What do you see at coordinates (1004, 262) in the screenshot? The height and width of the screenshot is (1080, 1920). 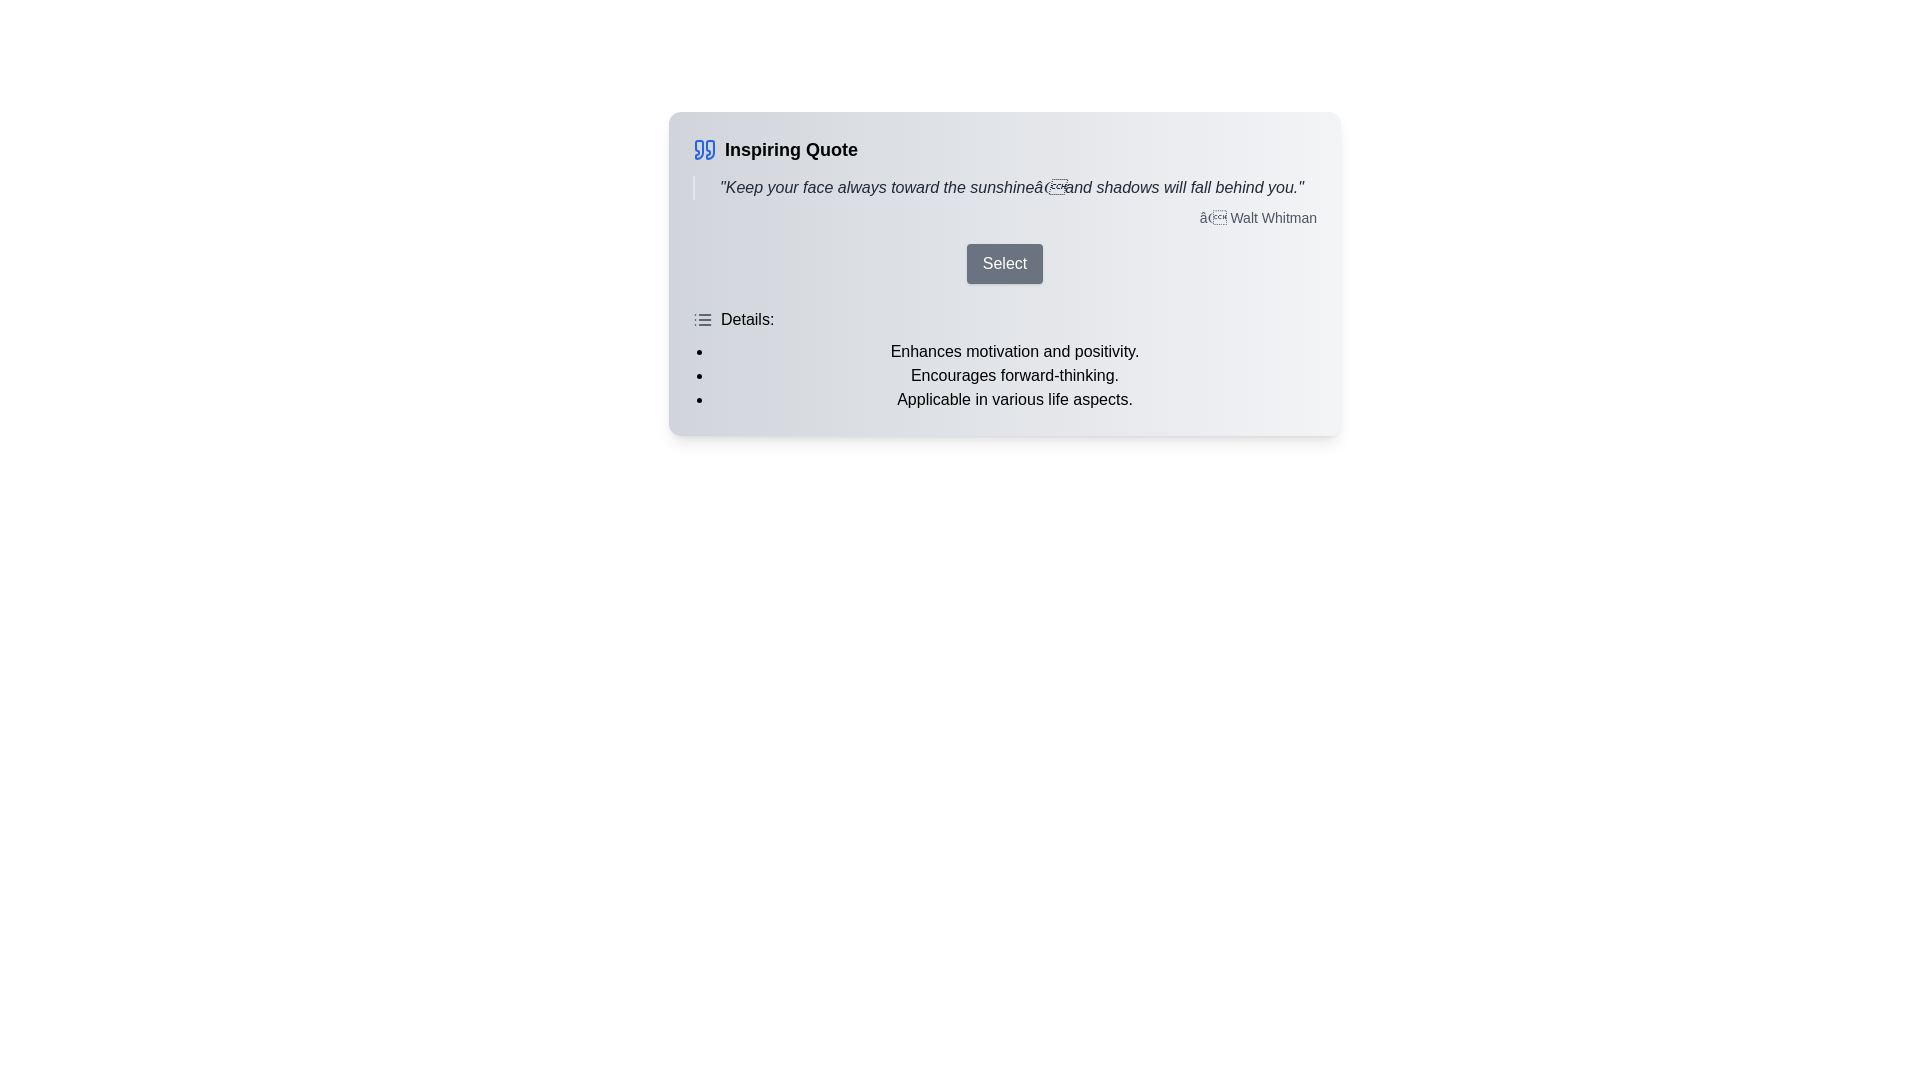 I see `the button located in the 'Inspiring Quote' card, positioned below the quote and author text` at bounding box center [1004, 262].